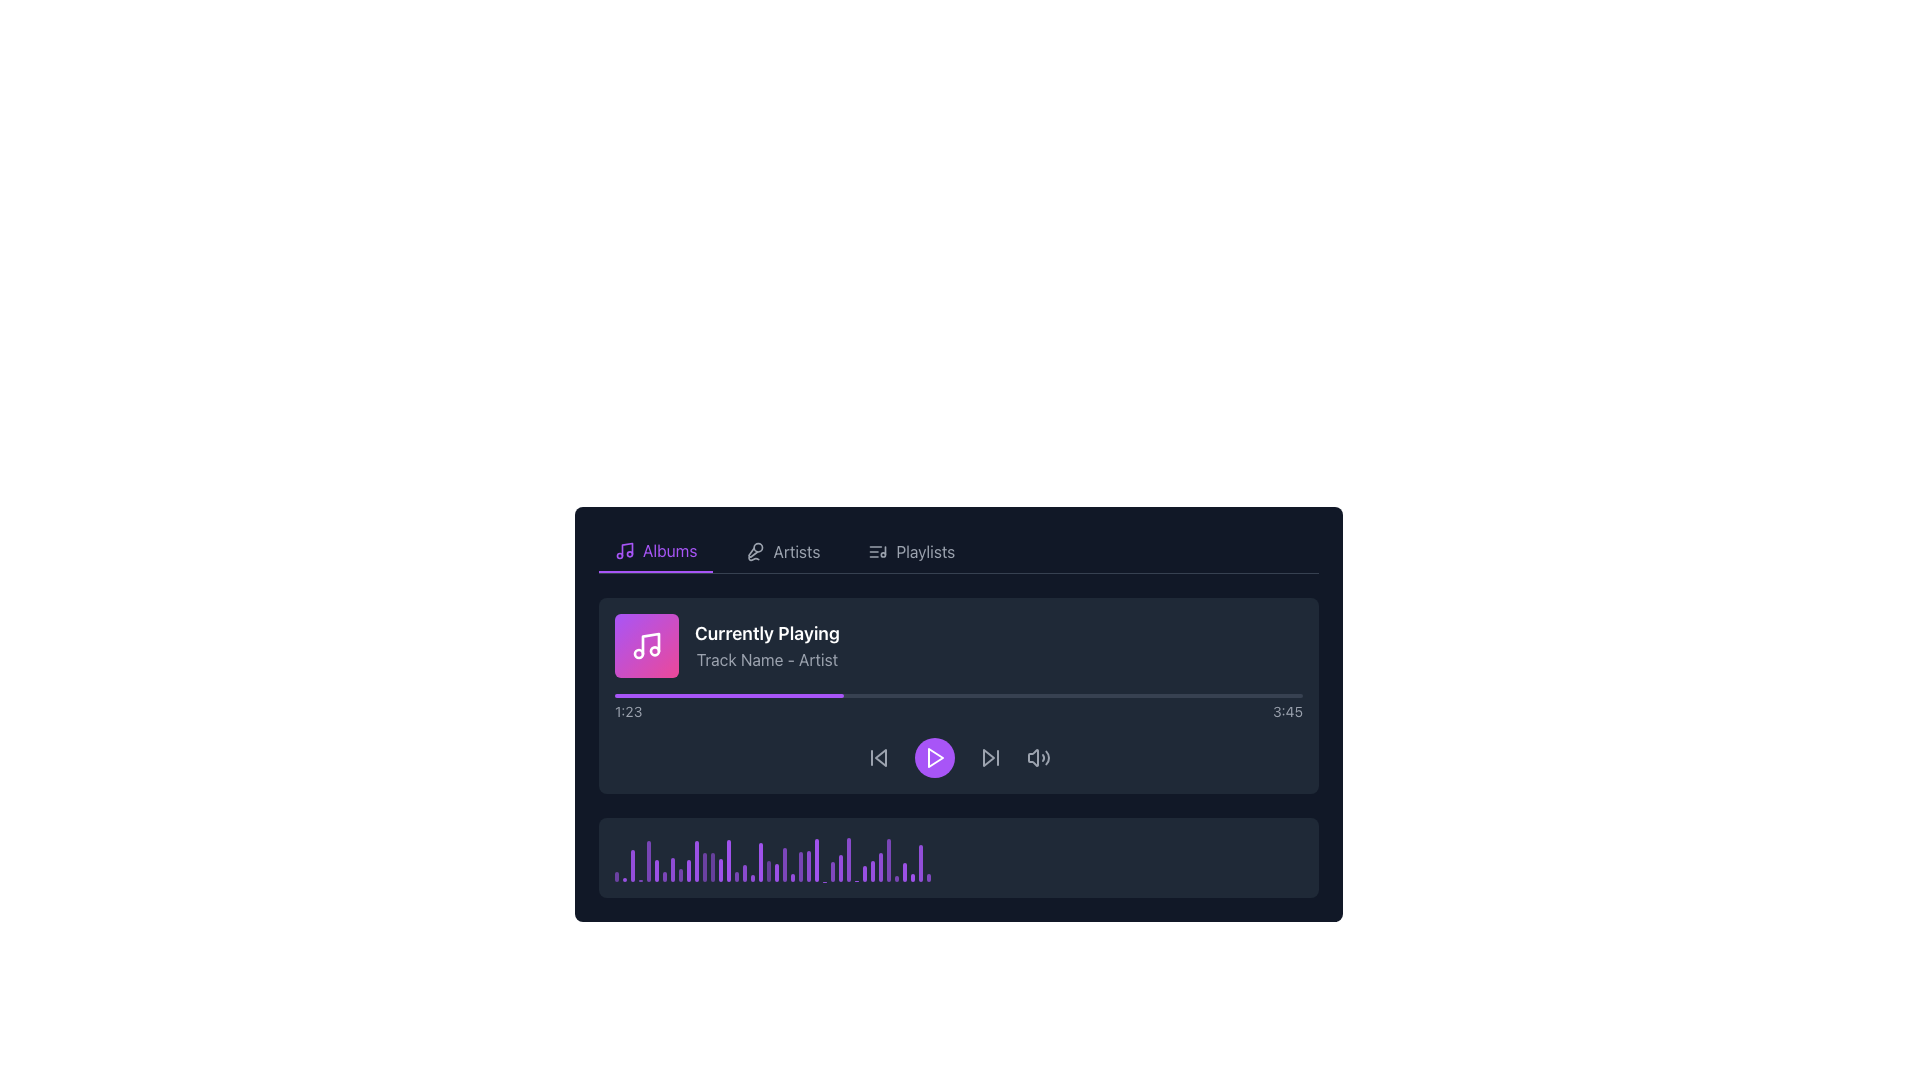 The width and height of the screenshot is (1920, 1080). I want to click on the vertical purple bar in the music player interface, which is styled to indicate a volume or frequency level and is approximately three slots from the right among a total of around 50 bars, so click(801, 865).